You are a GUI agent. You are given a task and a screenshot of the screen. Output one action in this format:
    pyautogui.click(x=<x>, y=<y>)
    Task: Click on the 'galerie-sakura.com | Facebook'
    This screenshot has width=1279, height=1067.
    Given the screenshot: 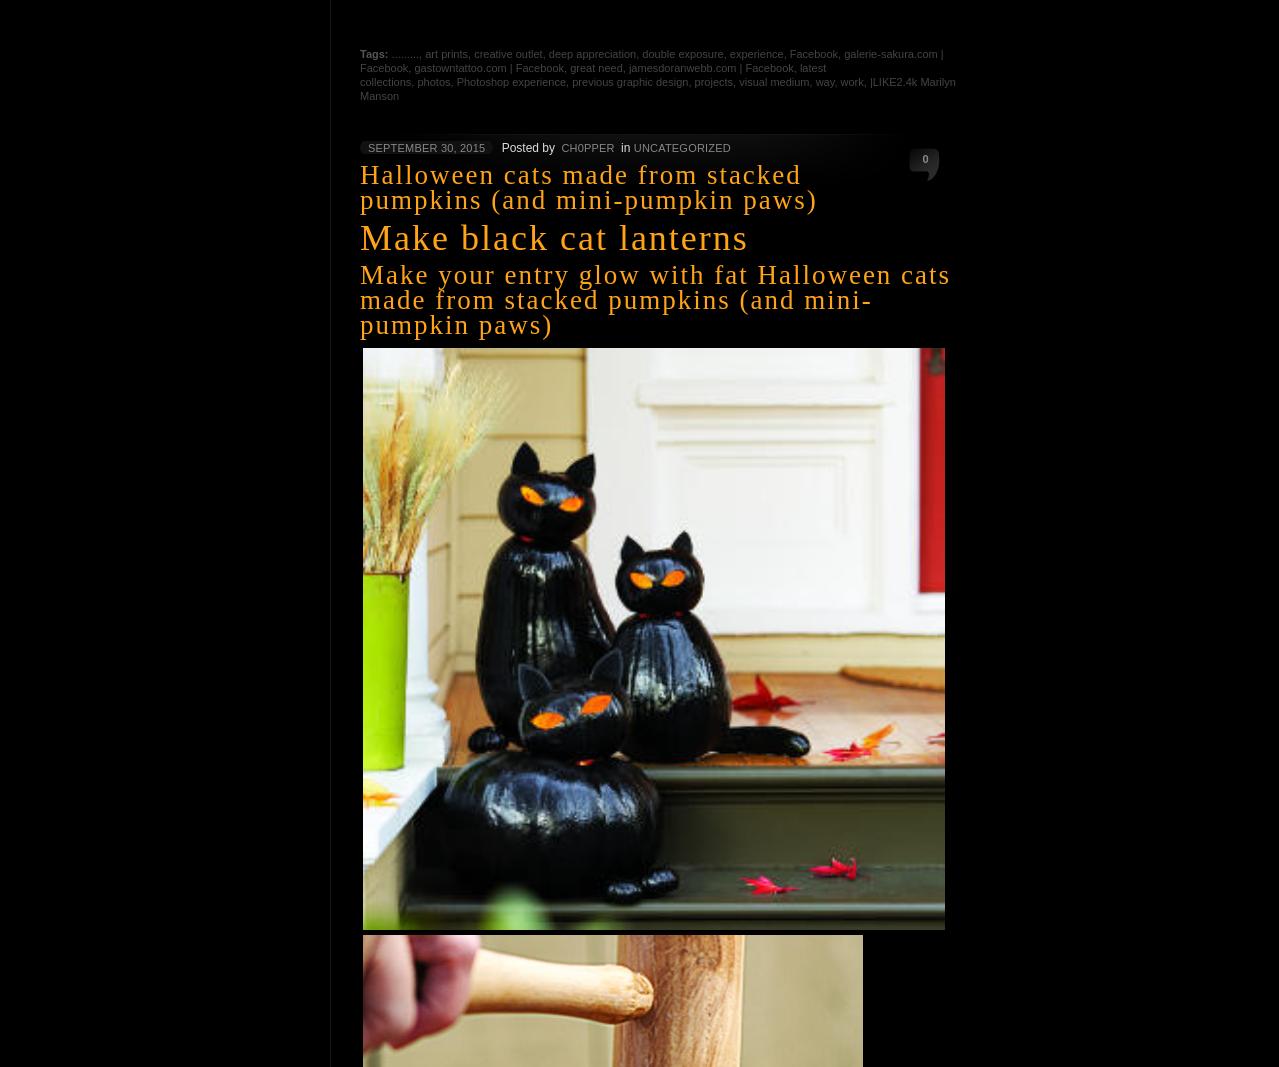 What is the action you would take?
    pyautogui.click(x=650, y=60)
    